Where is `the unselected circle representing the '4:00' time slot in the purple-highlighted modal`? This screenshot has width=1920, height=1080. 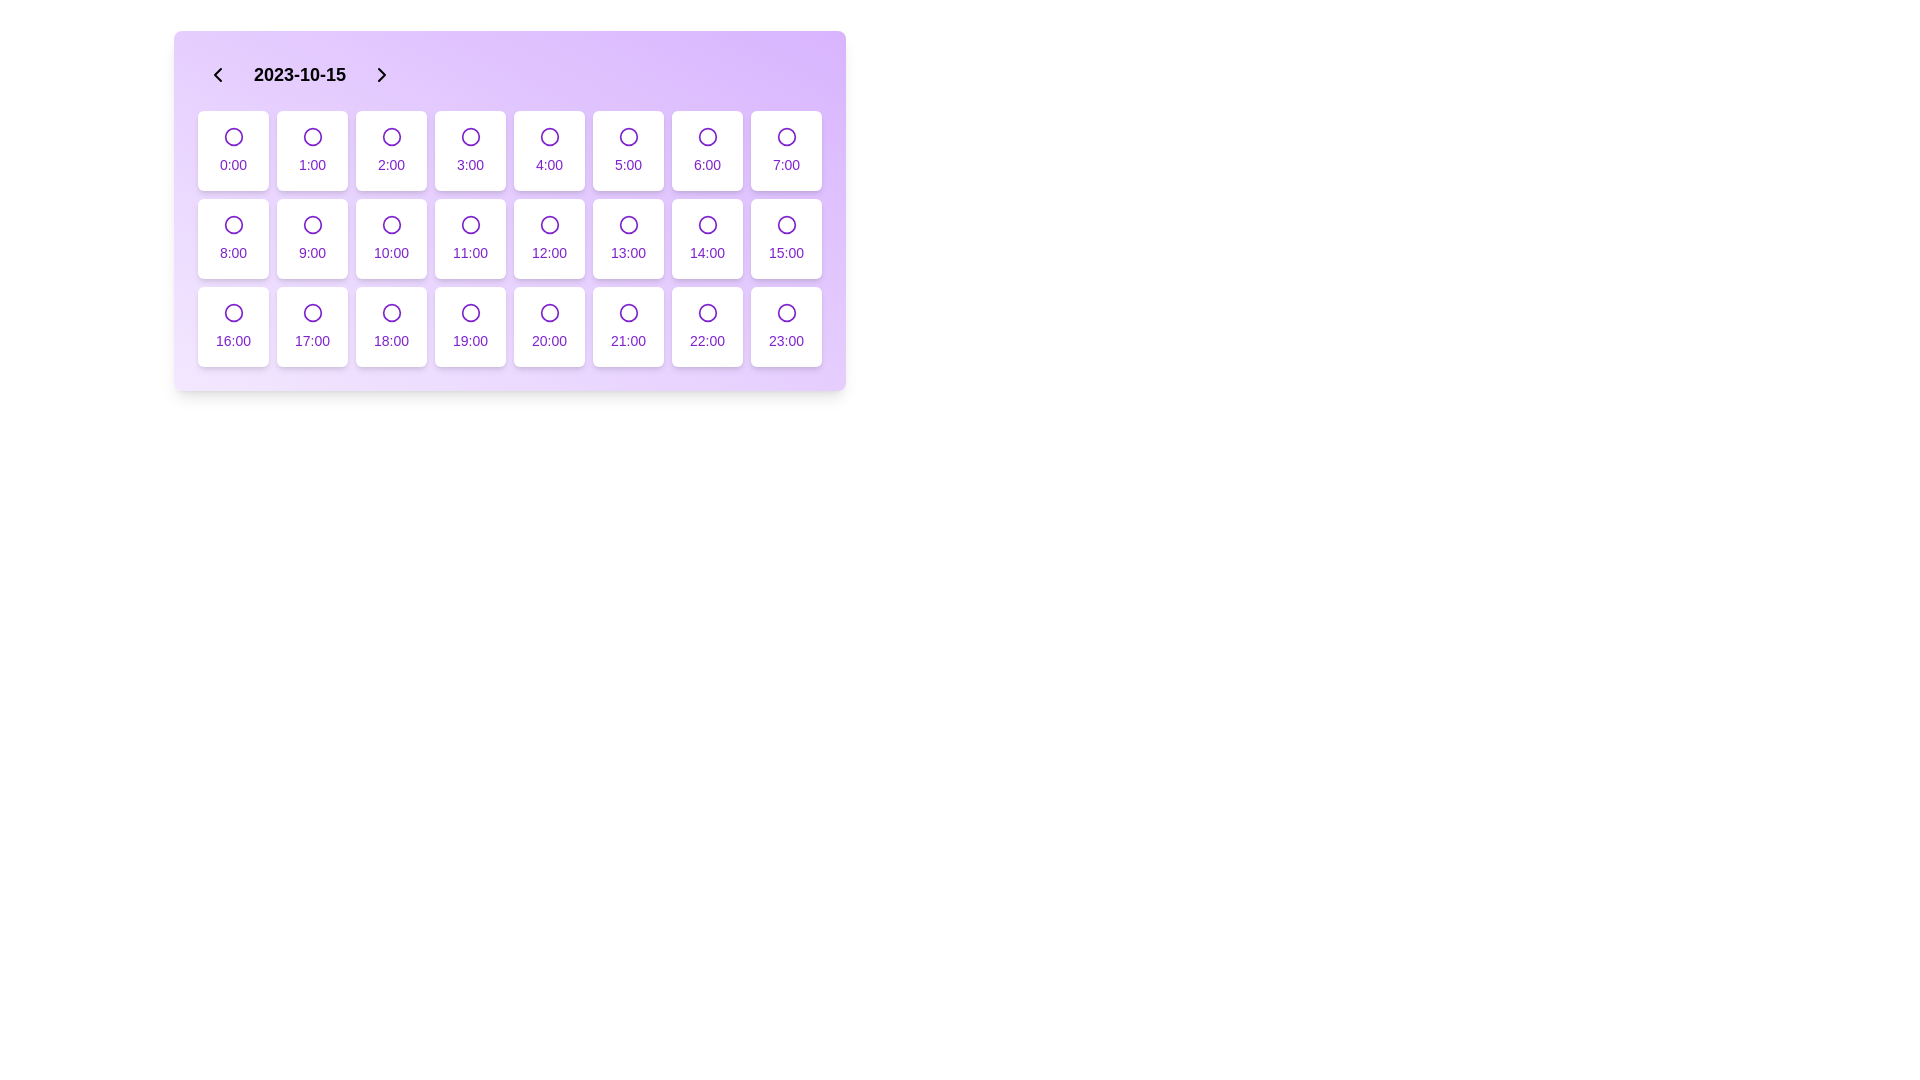 the unselected circle representing the '4:00' time slot in the purple-highlighted modal is located at coordinates (549, 136).